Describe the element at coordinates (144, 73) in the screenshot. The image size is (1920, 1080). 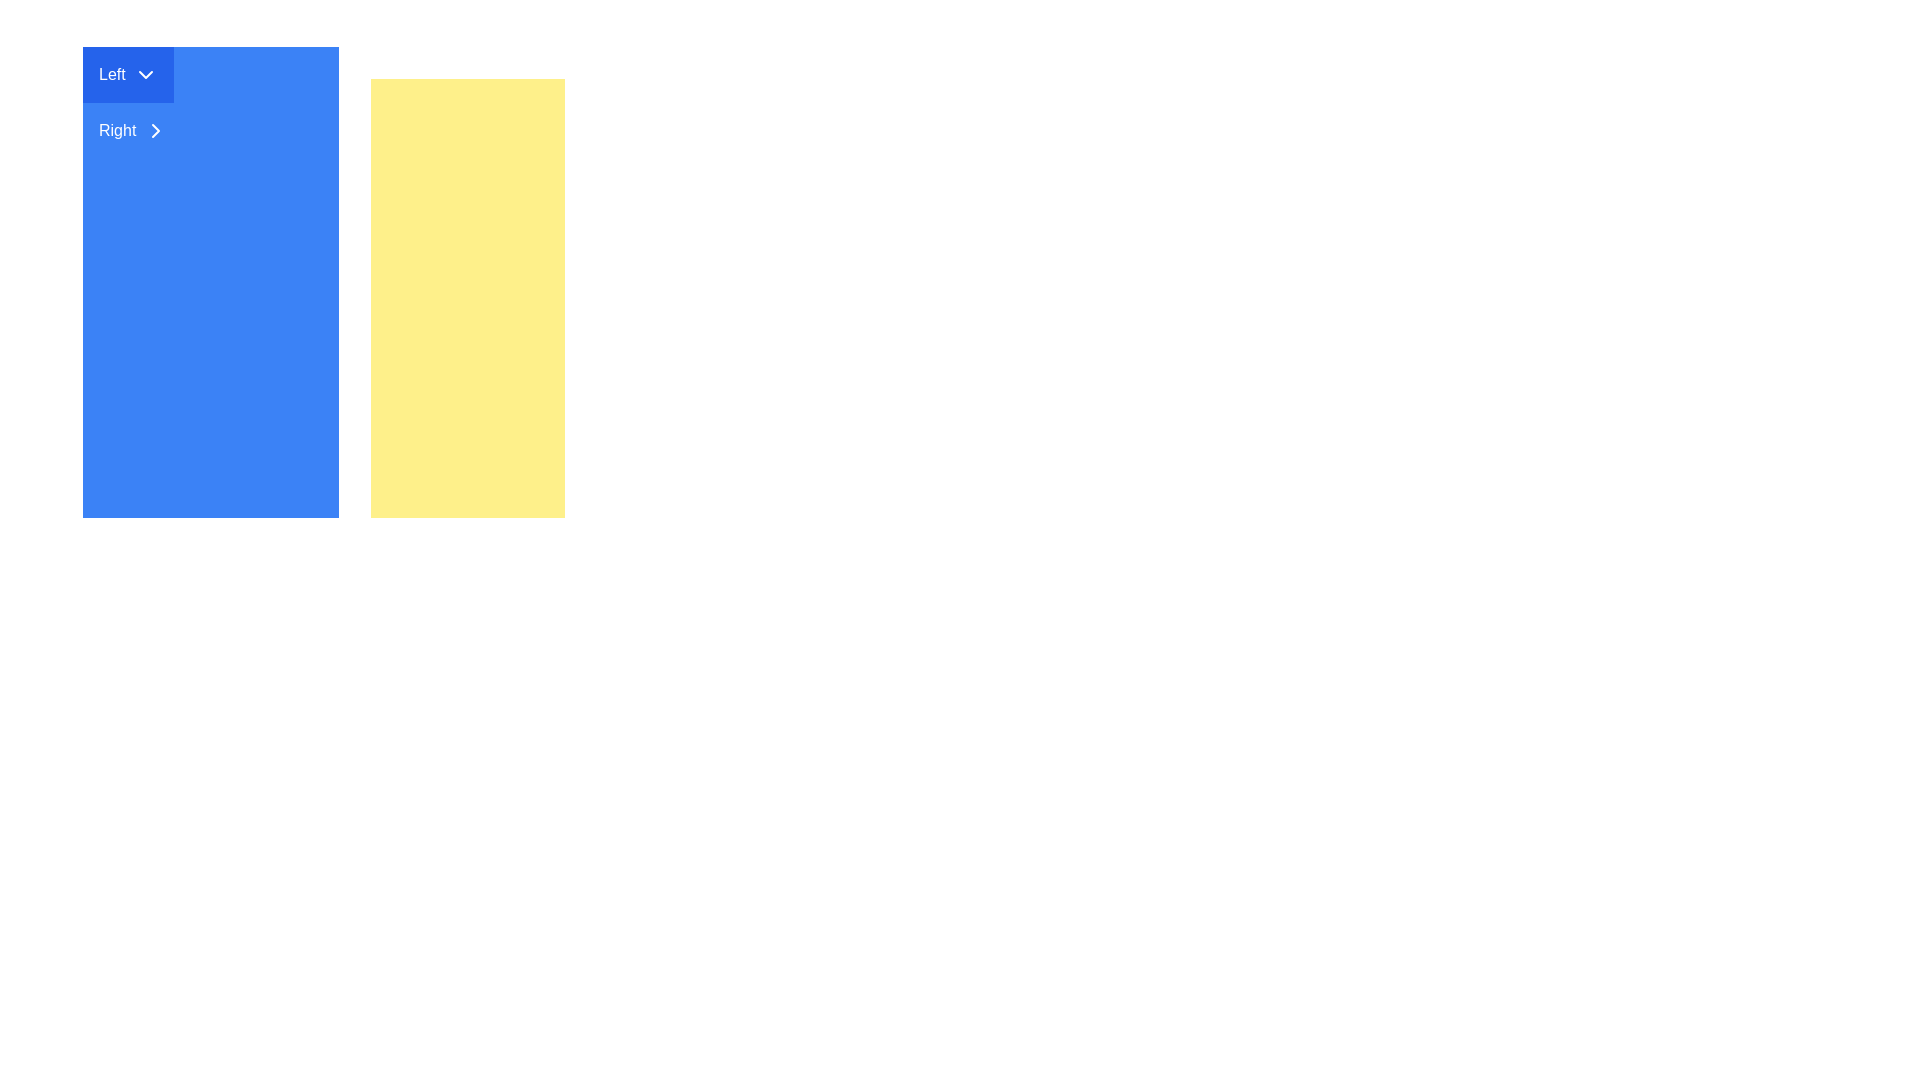
I see `the downward-facing chevron icon located to the right of the 'Left' text` at that location.